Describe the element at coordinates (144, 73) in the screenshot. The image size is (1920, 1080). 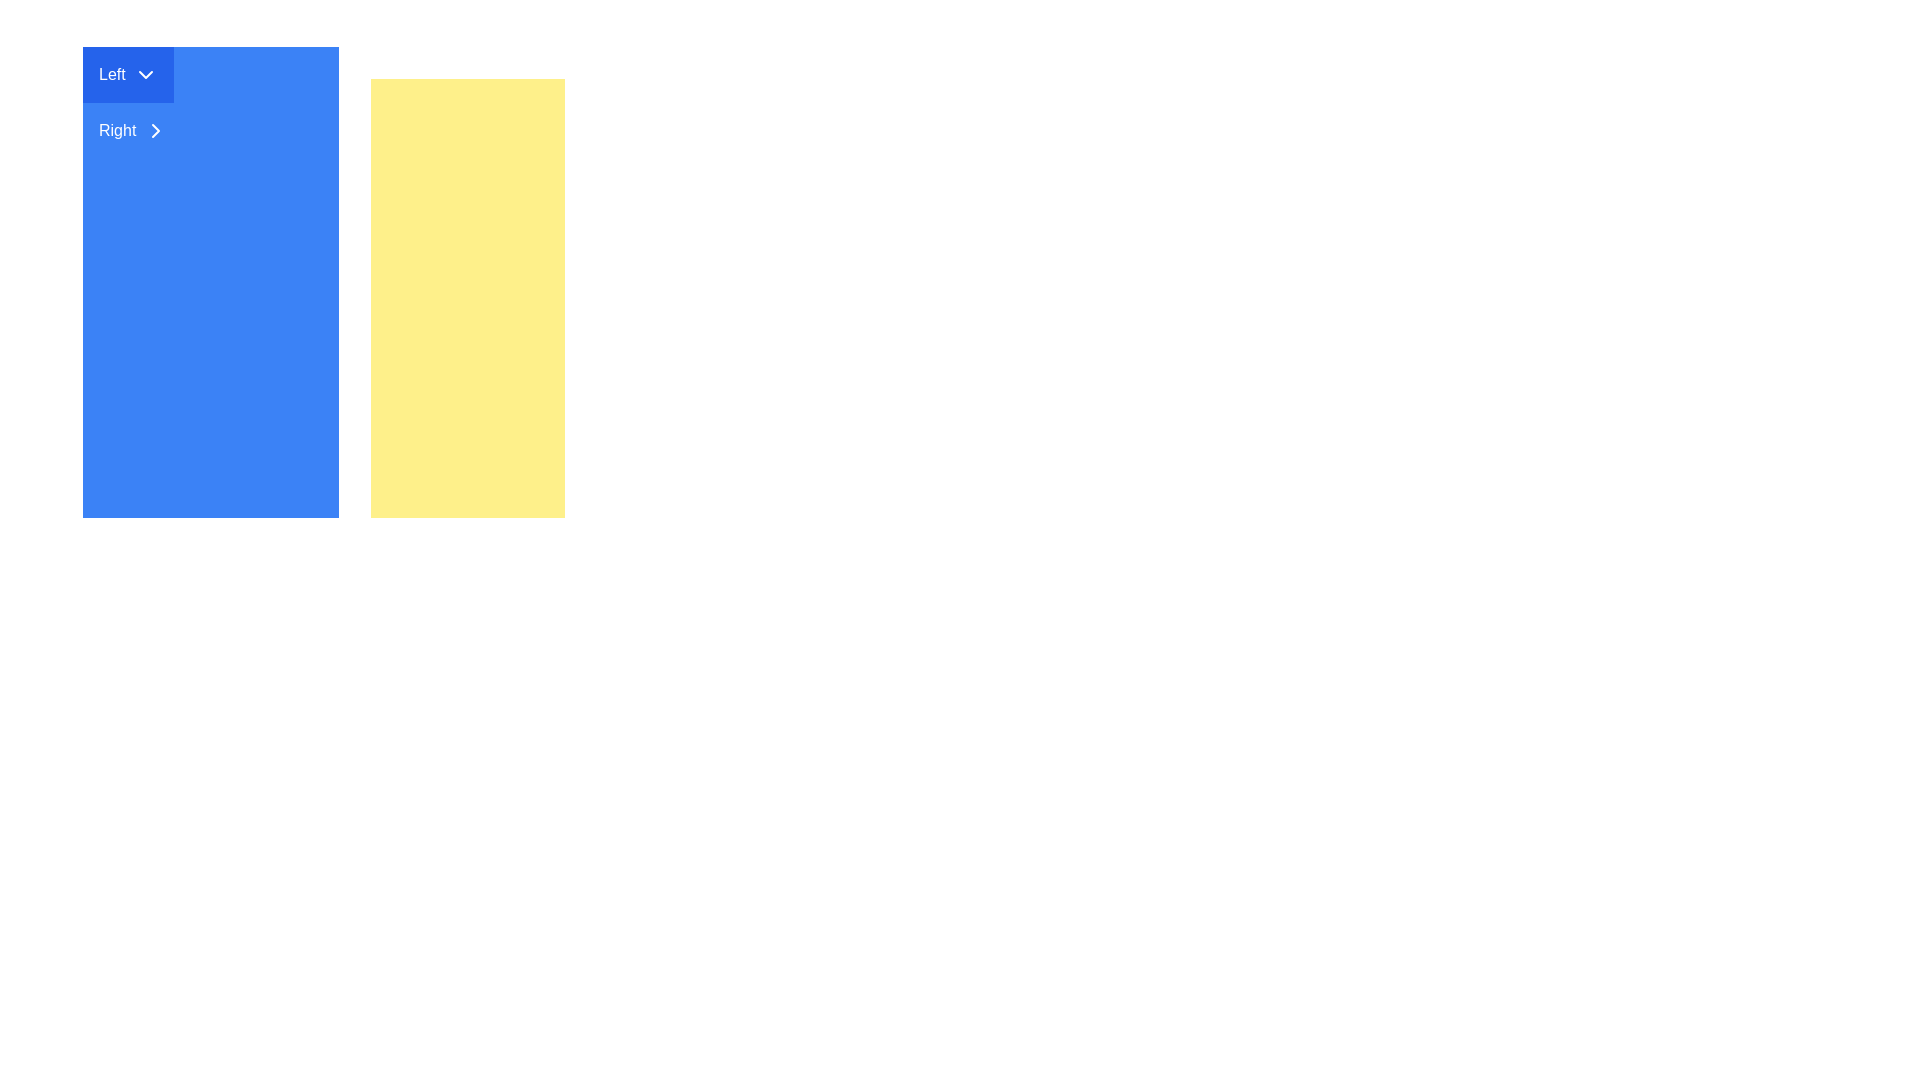
I see `the downward-facing chevron icon located to the right of the 'Left' text` at that location.